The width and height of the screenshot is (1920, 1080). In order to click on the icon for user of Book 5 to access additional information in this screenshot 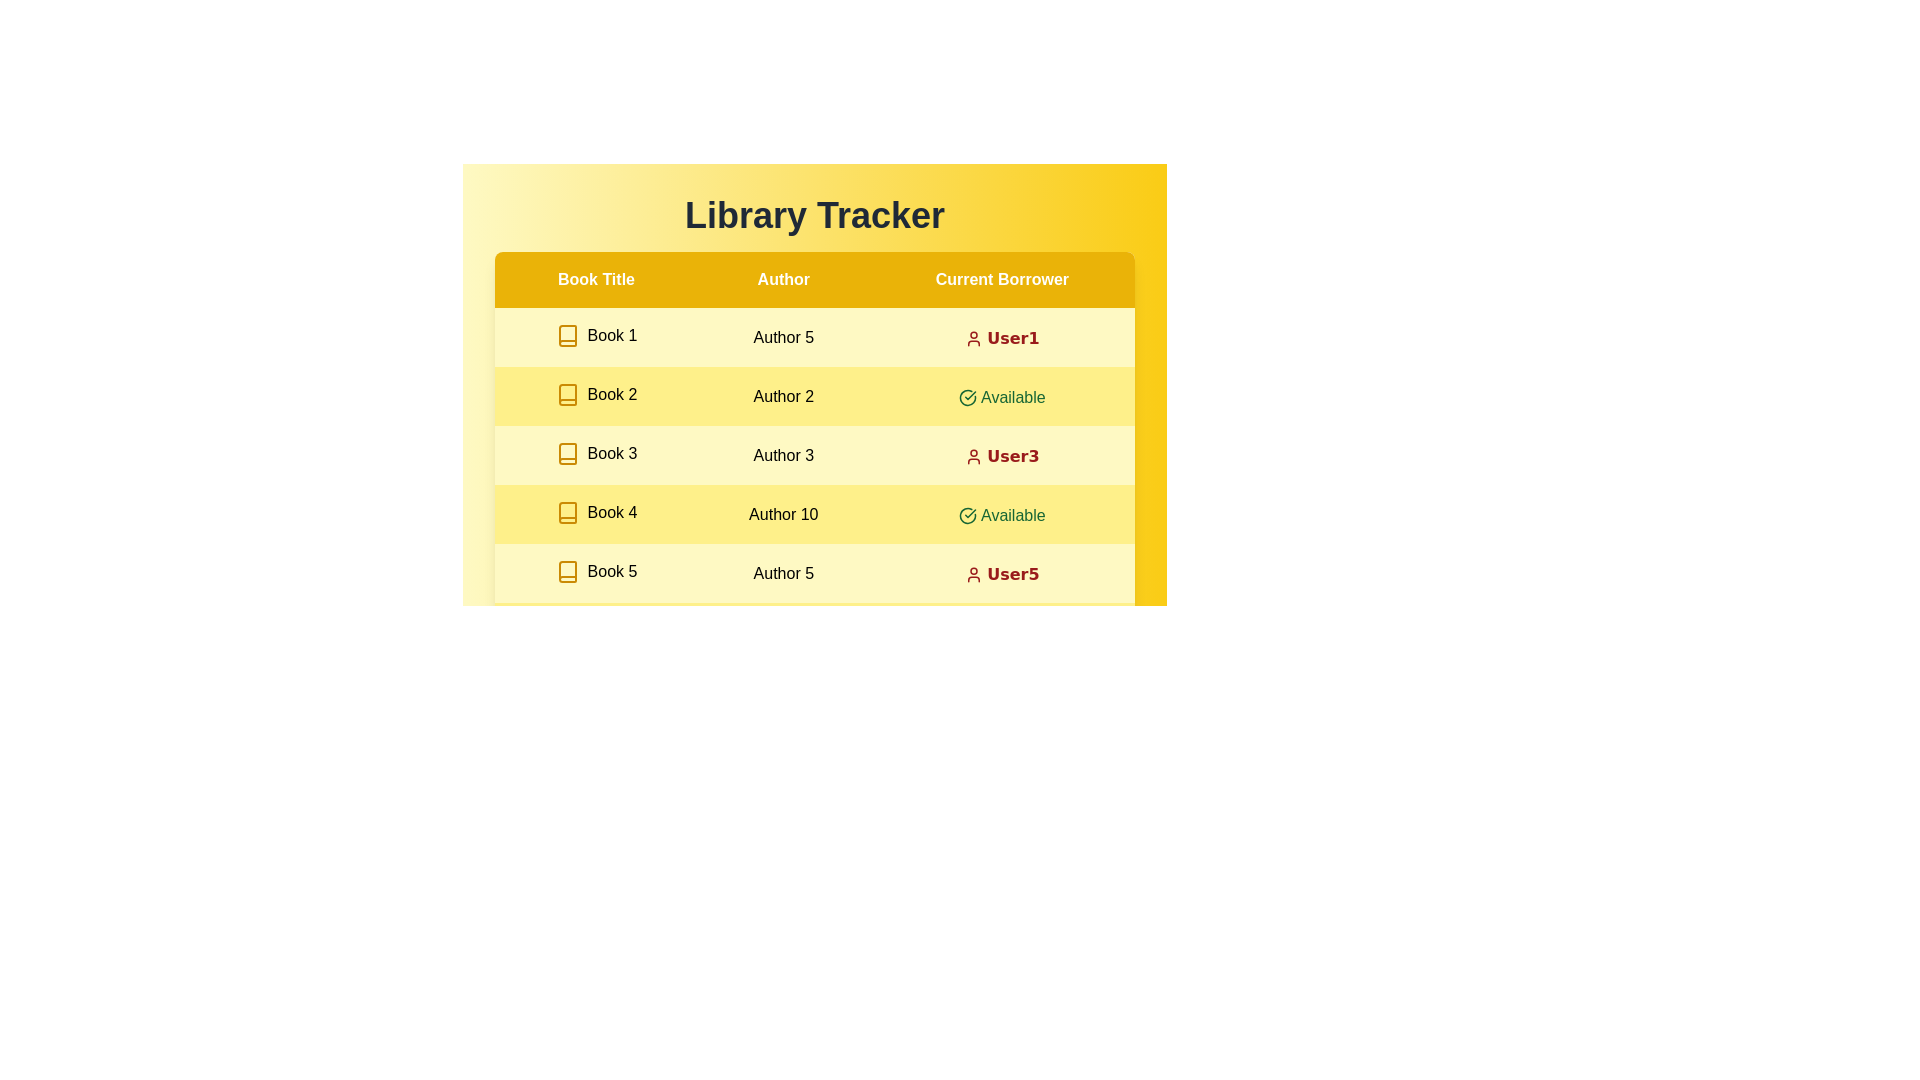, I will do `click(974, 574)`.